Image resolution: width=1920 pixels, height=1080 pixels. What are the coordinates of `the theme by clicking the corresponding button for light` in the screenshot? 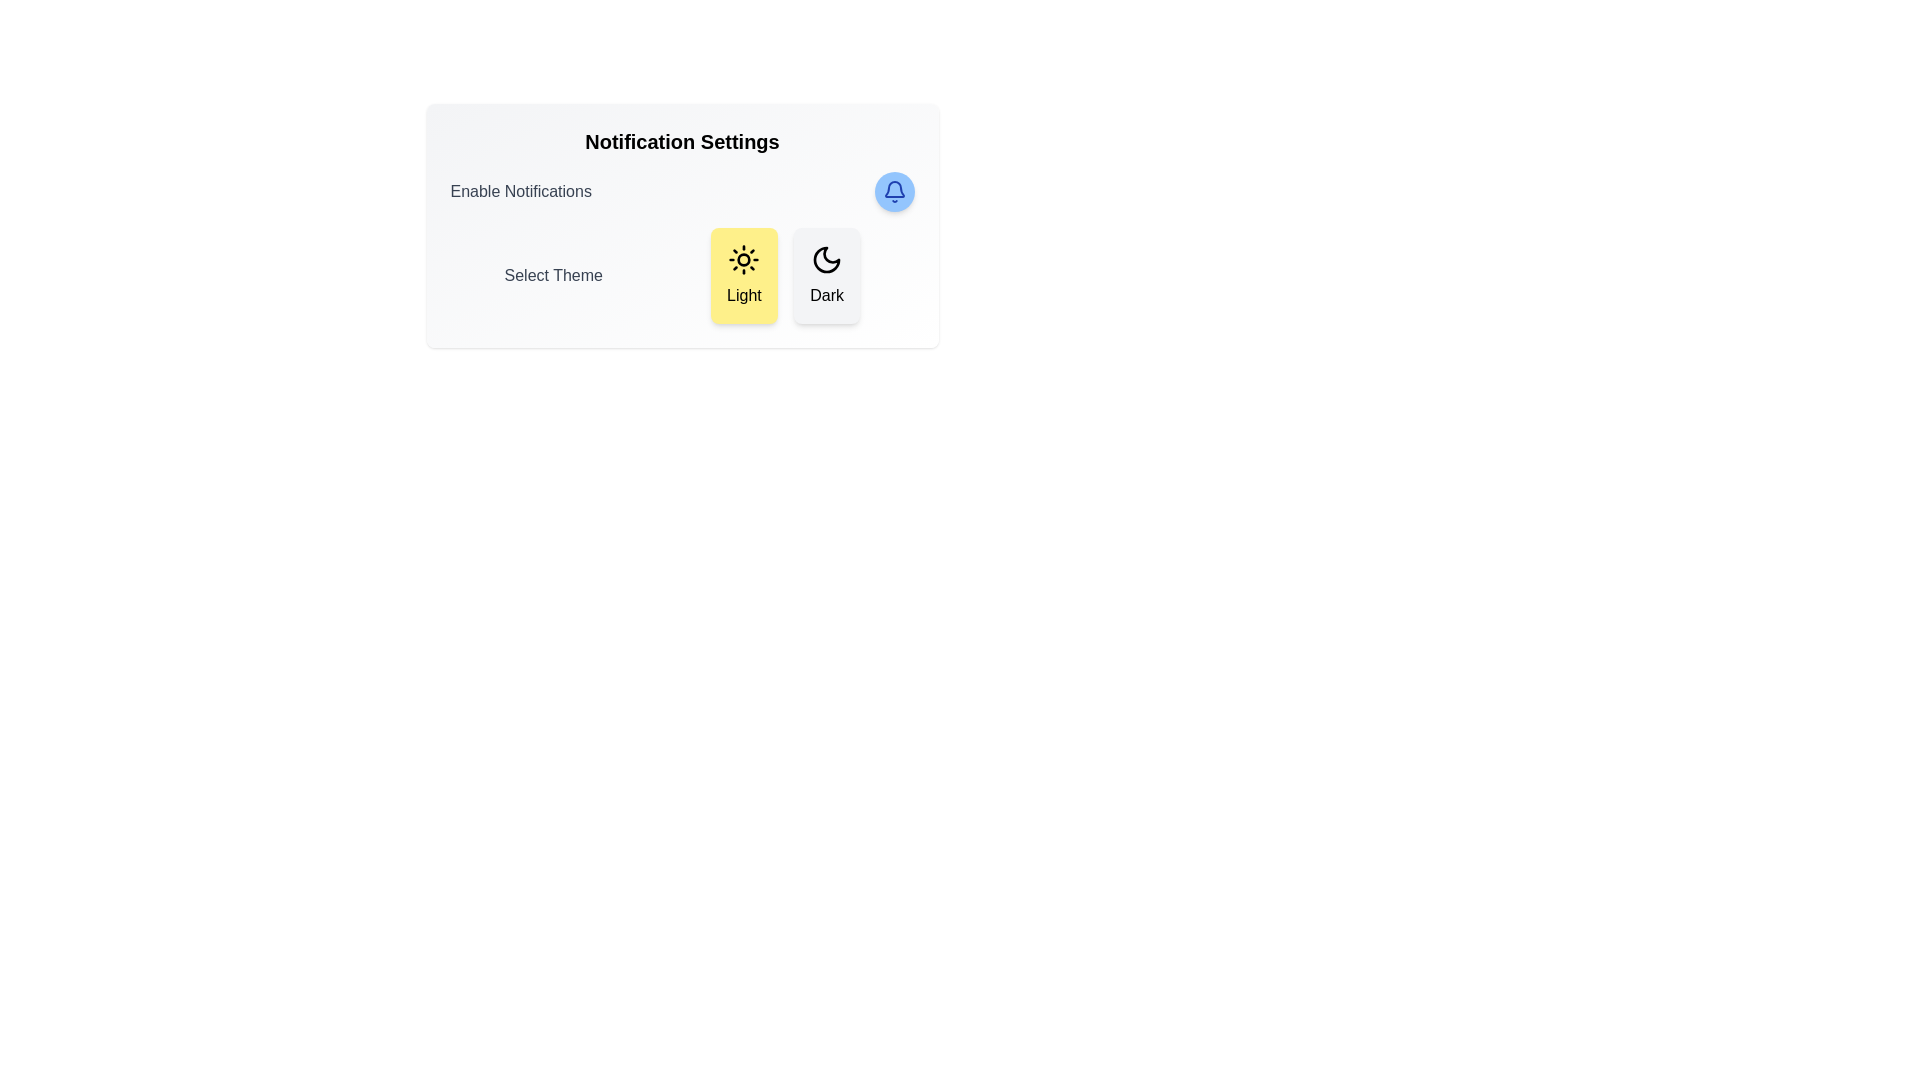 It's located at (743, 276).